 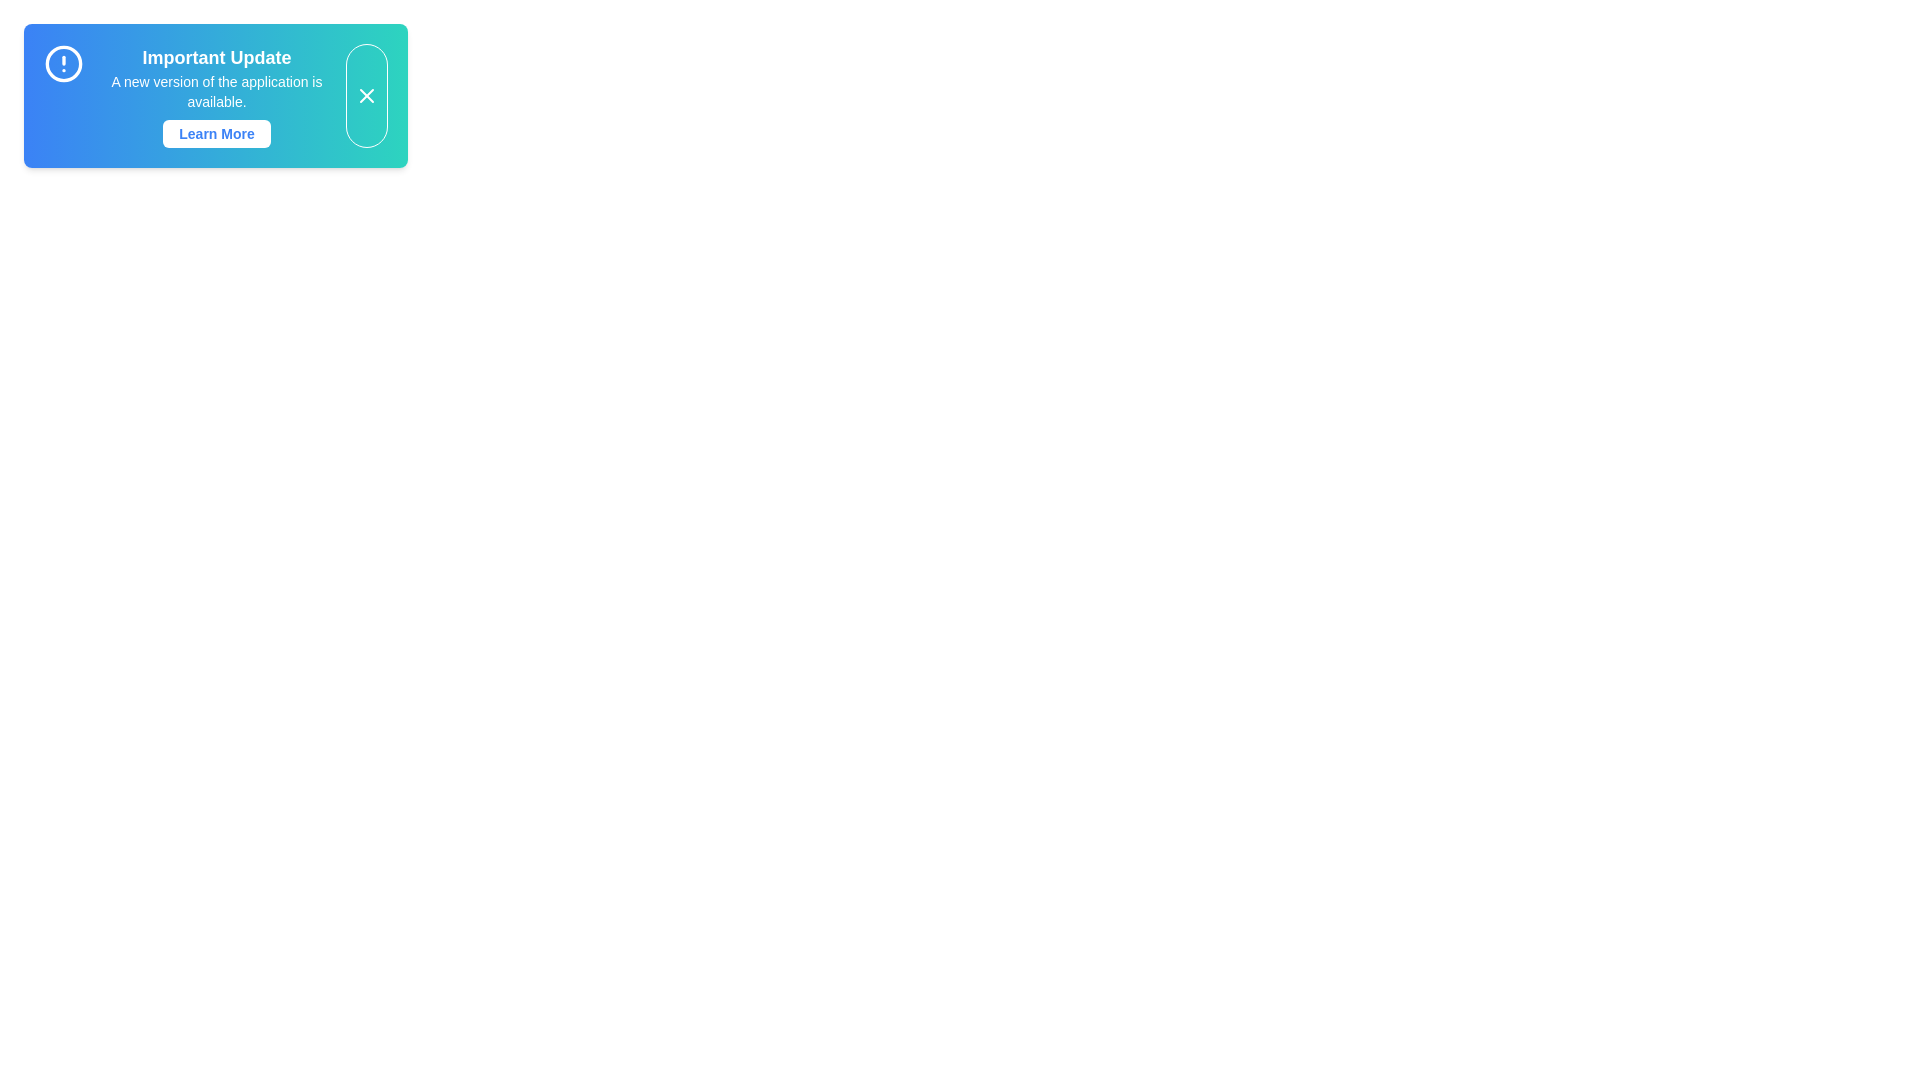 What do you see at coordinates (63, 63) in the screenshot?
I see `the alert icon to interact with it` at bounding box center [63, 63].